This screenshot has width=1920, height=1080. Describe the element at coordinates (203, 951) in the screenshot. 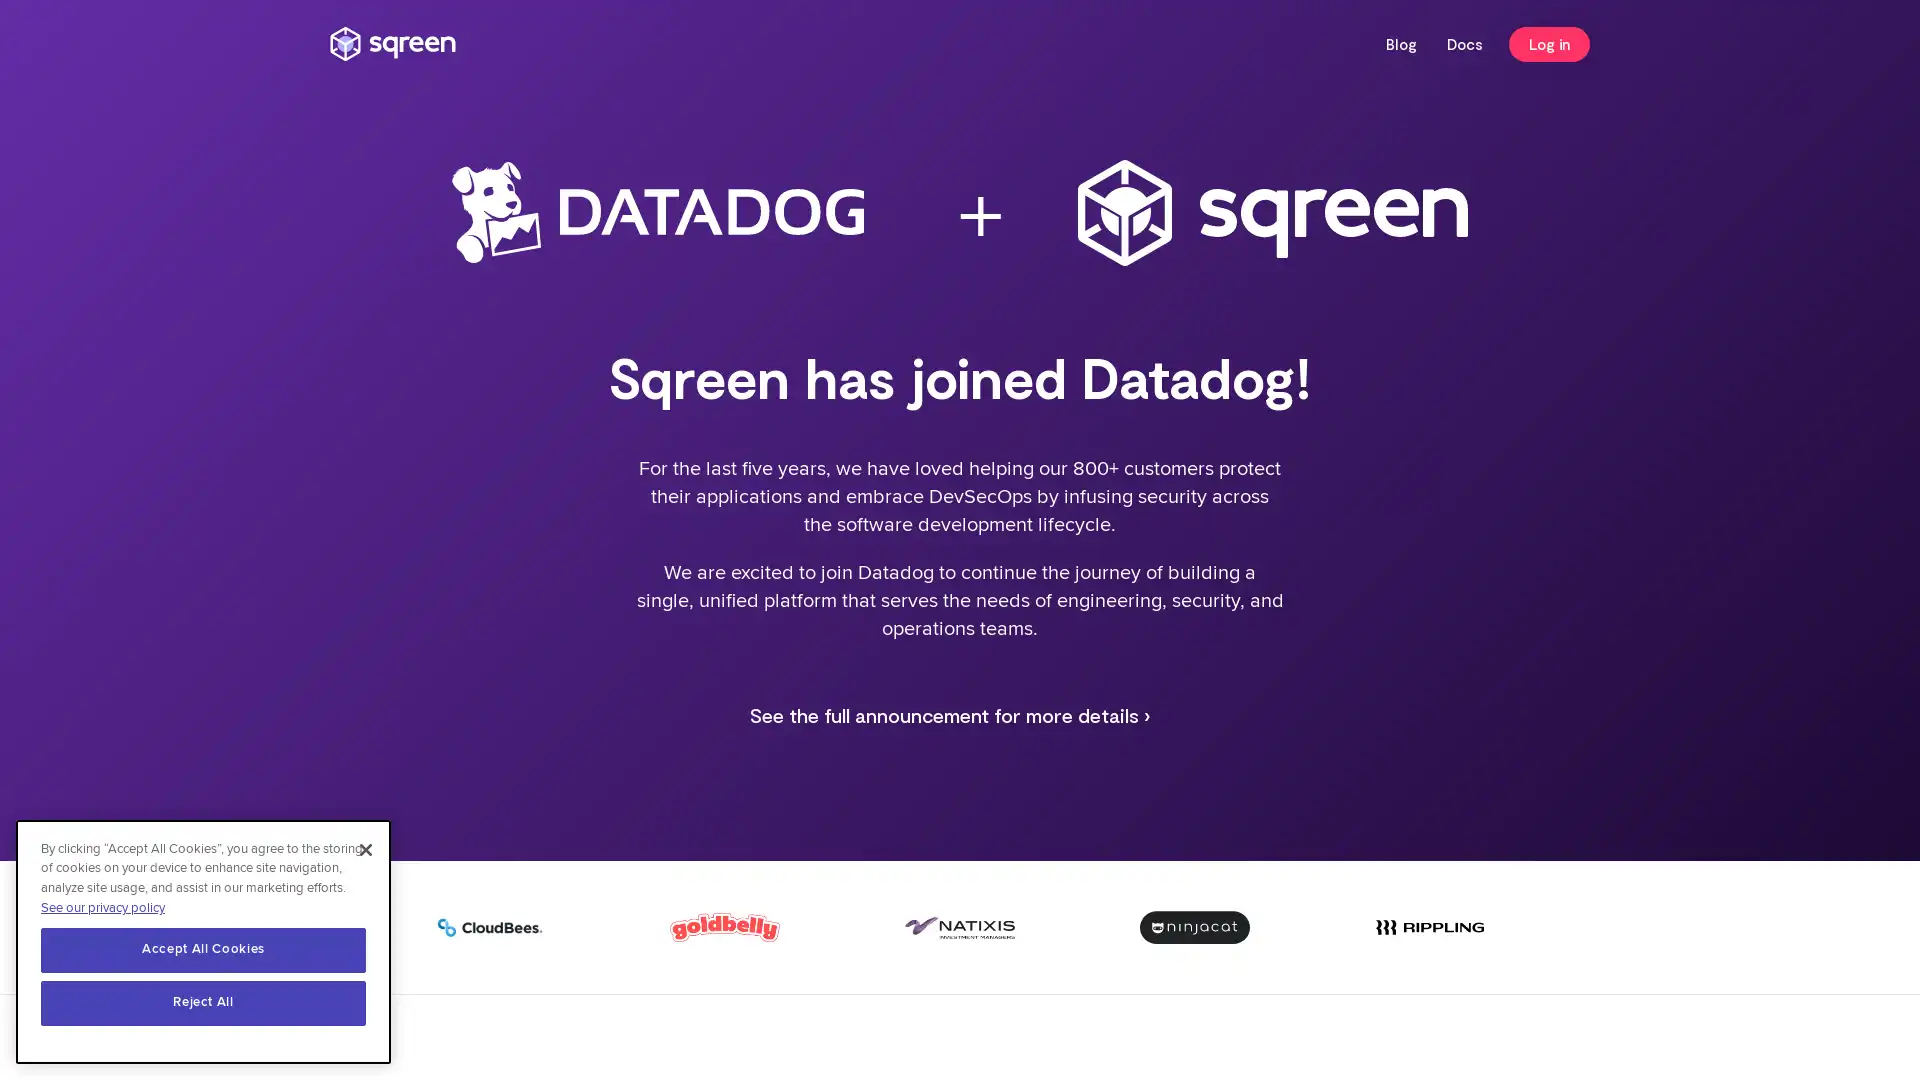

I see `Accept All Cookies` at that location.